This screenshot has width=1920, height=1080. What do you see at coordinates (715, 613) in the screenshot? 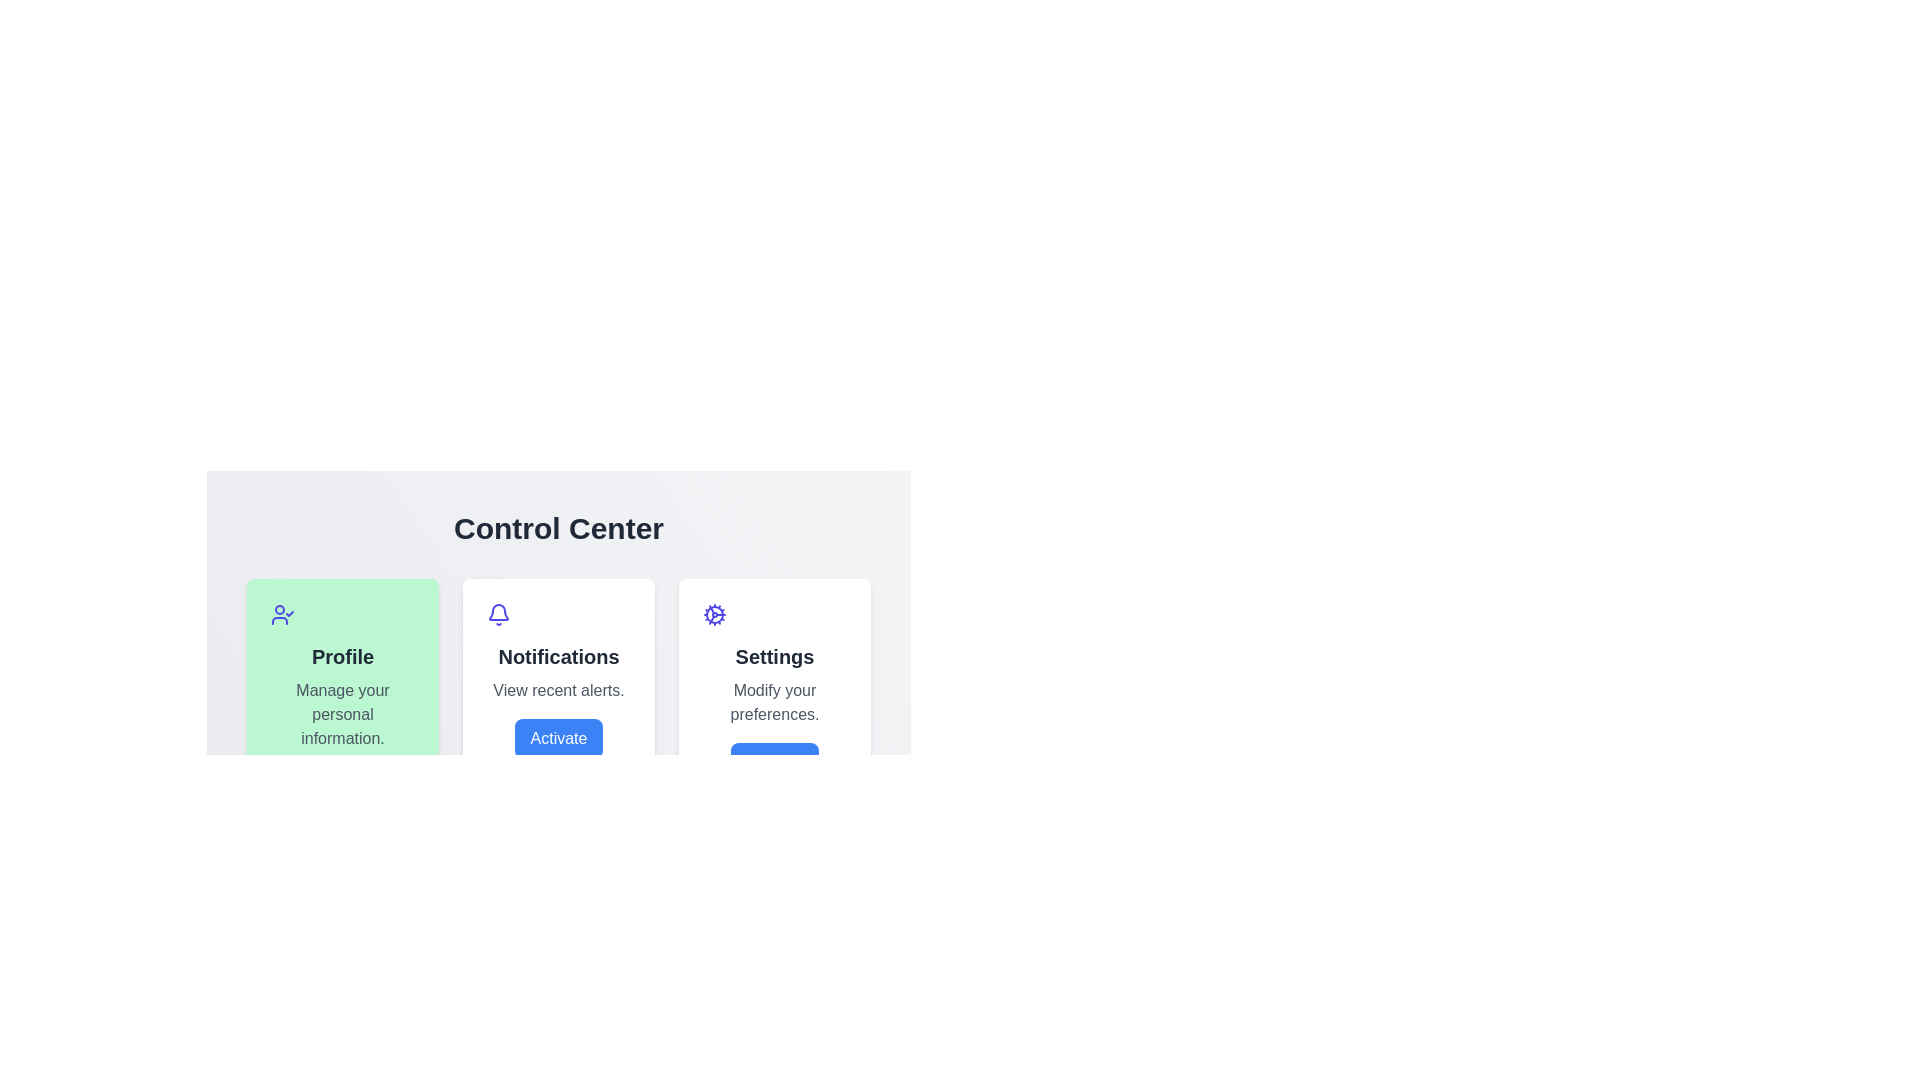
I see `the settings icon located at the center of the card labeled 'Settings', which is the third card from the left in the row below the 'Control Center' title` at bounding box center [715, 613].